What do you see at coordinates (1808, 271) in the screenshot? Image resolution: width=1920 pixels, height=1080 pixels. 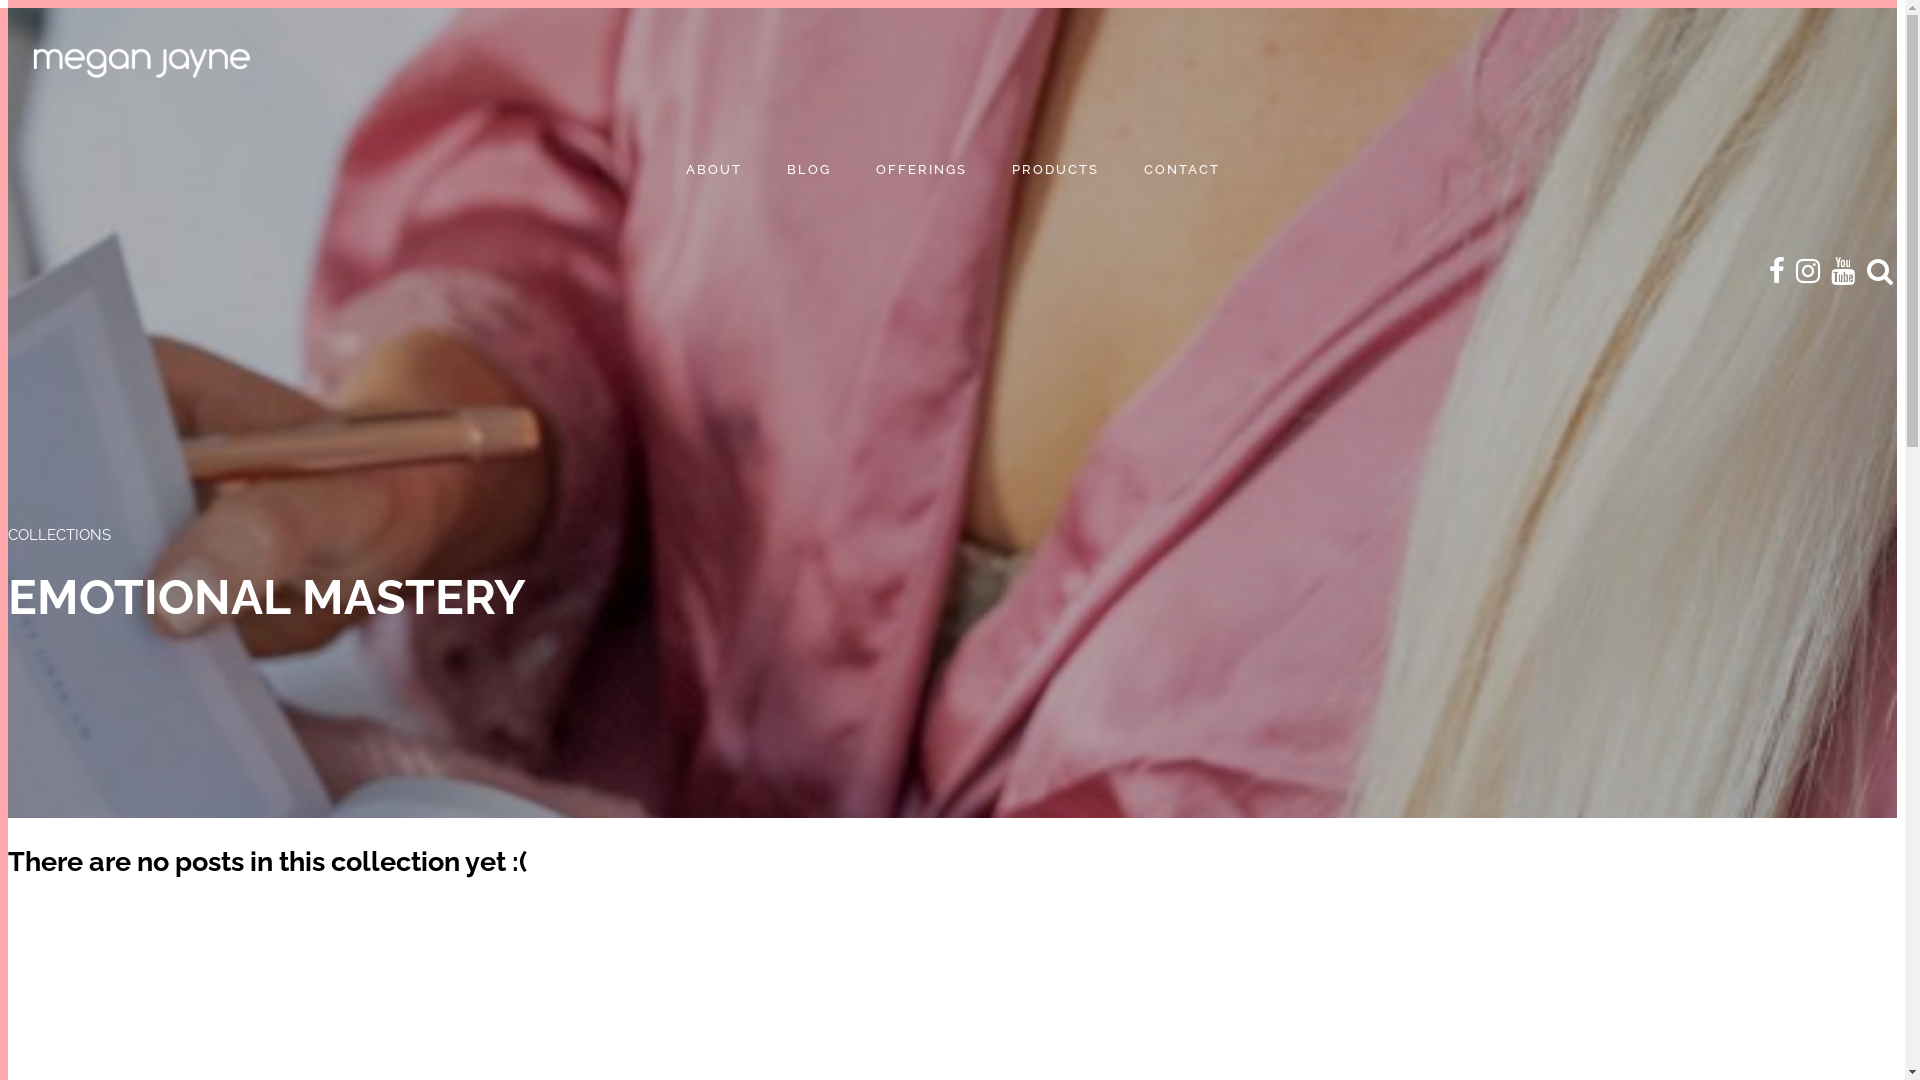 I see `'Megan Jayne Instagram'` at bounding box center [1808, 271].